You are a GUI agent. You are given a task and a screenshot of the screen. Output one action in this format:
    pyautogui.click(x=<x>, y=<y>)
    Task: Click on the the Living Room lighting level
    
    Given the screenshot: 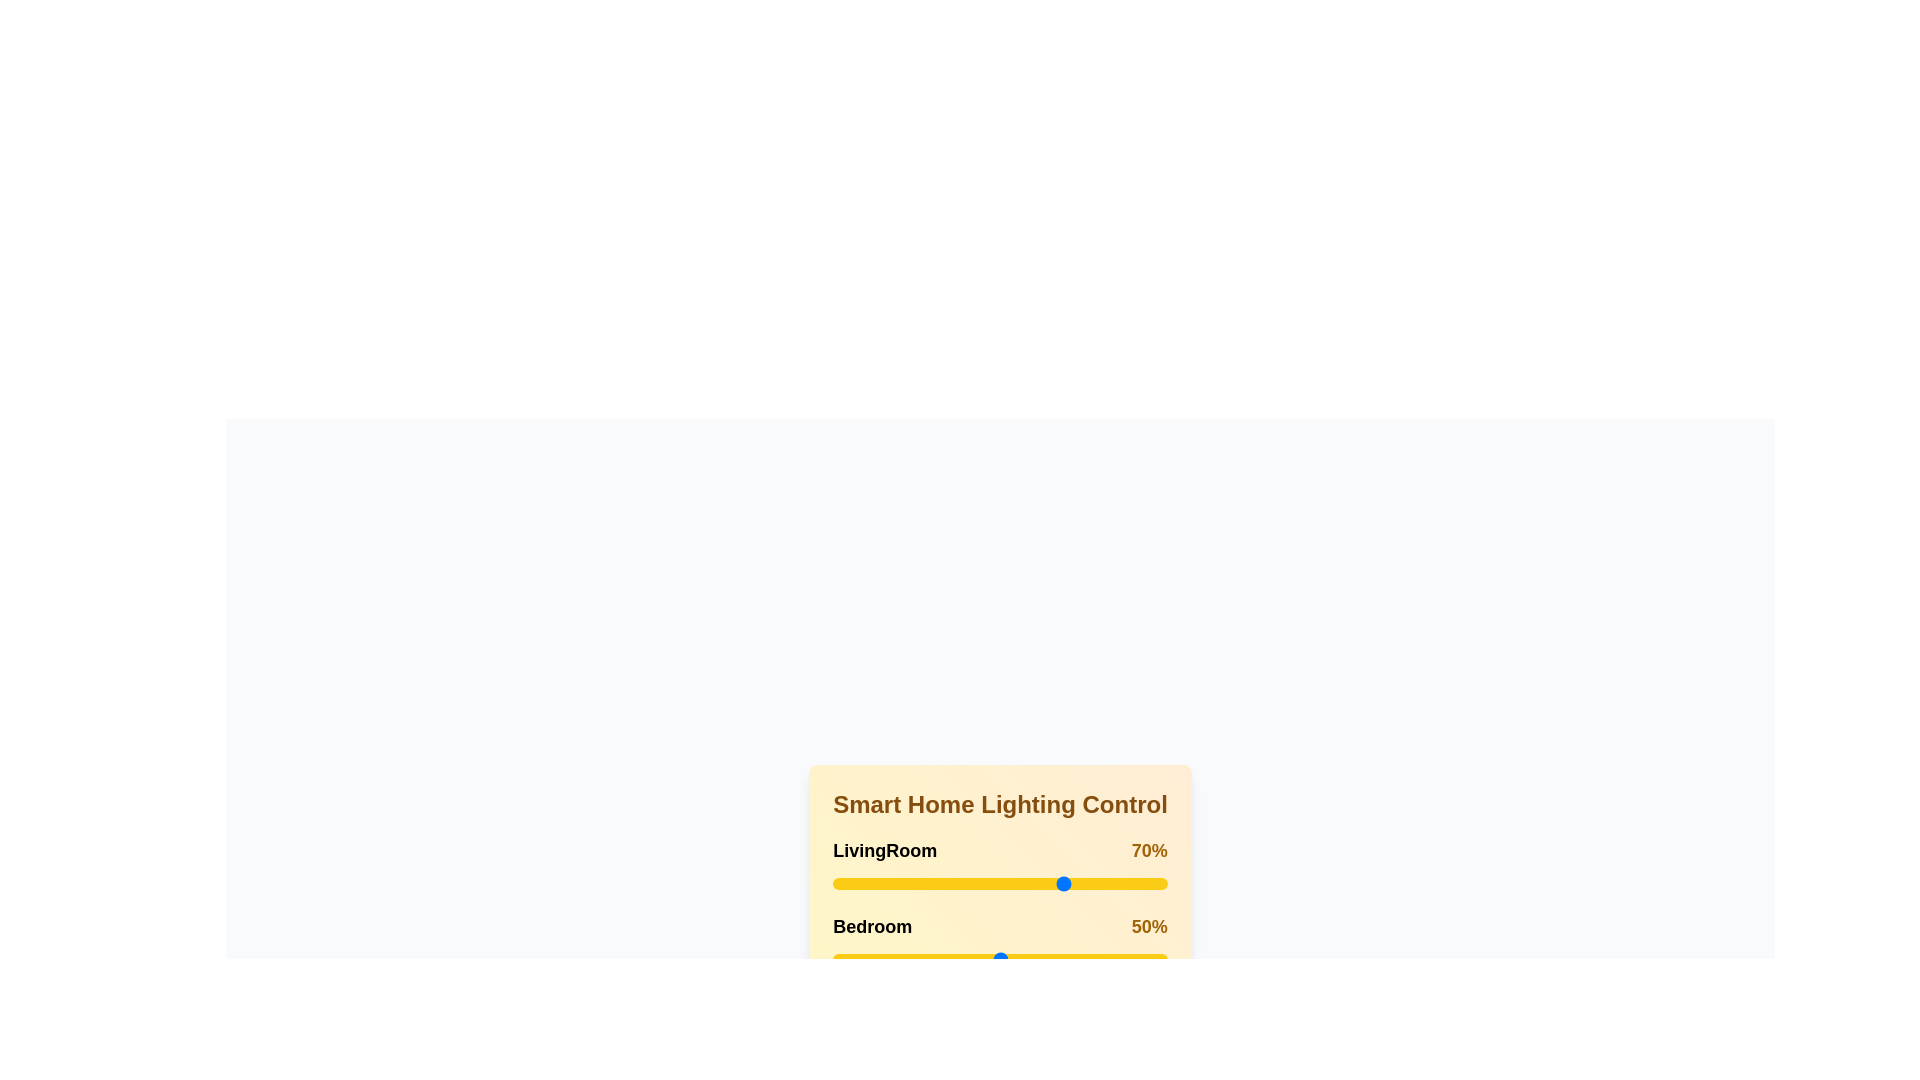 What is the action you would take?
    pyautogui.click(x=1040, y=882)
    